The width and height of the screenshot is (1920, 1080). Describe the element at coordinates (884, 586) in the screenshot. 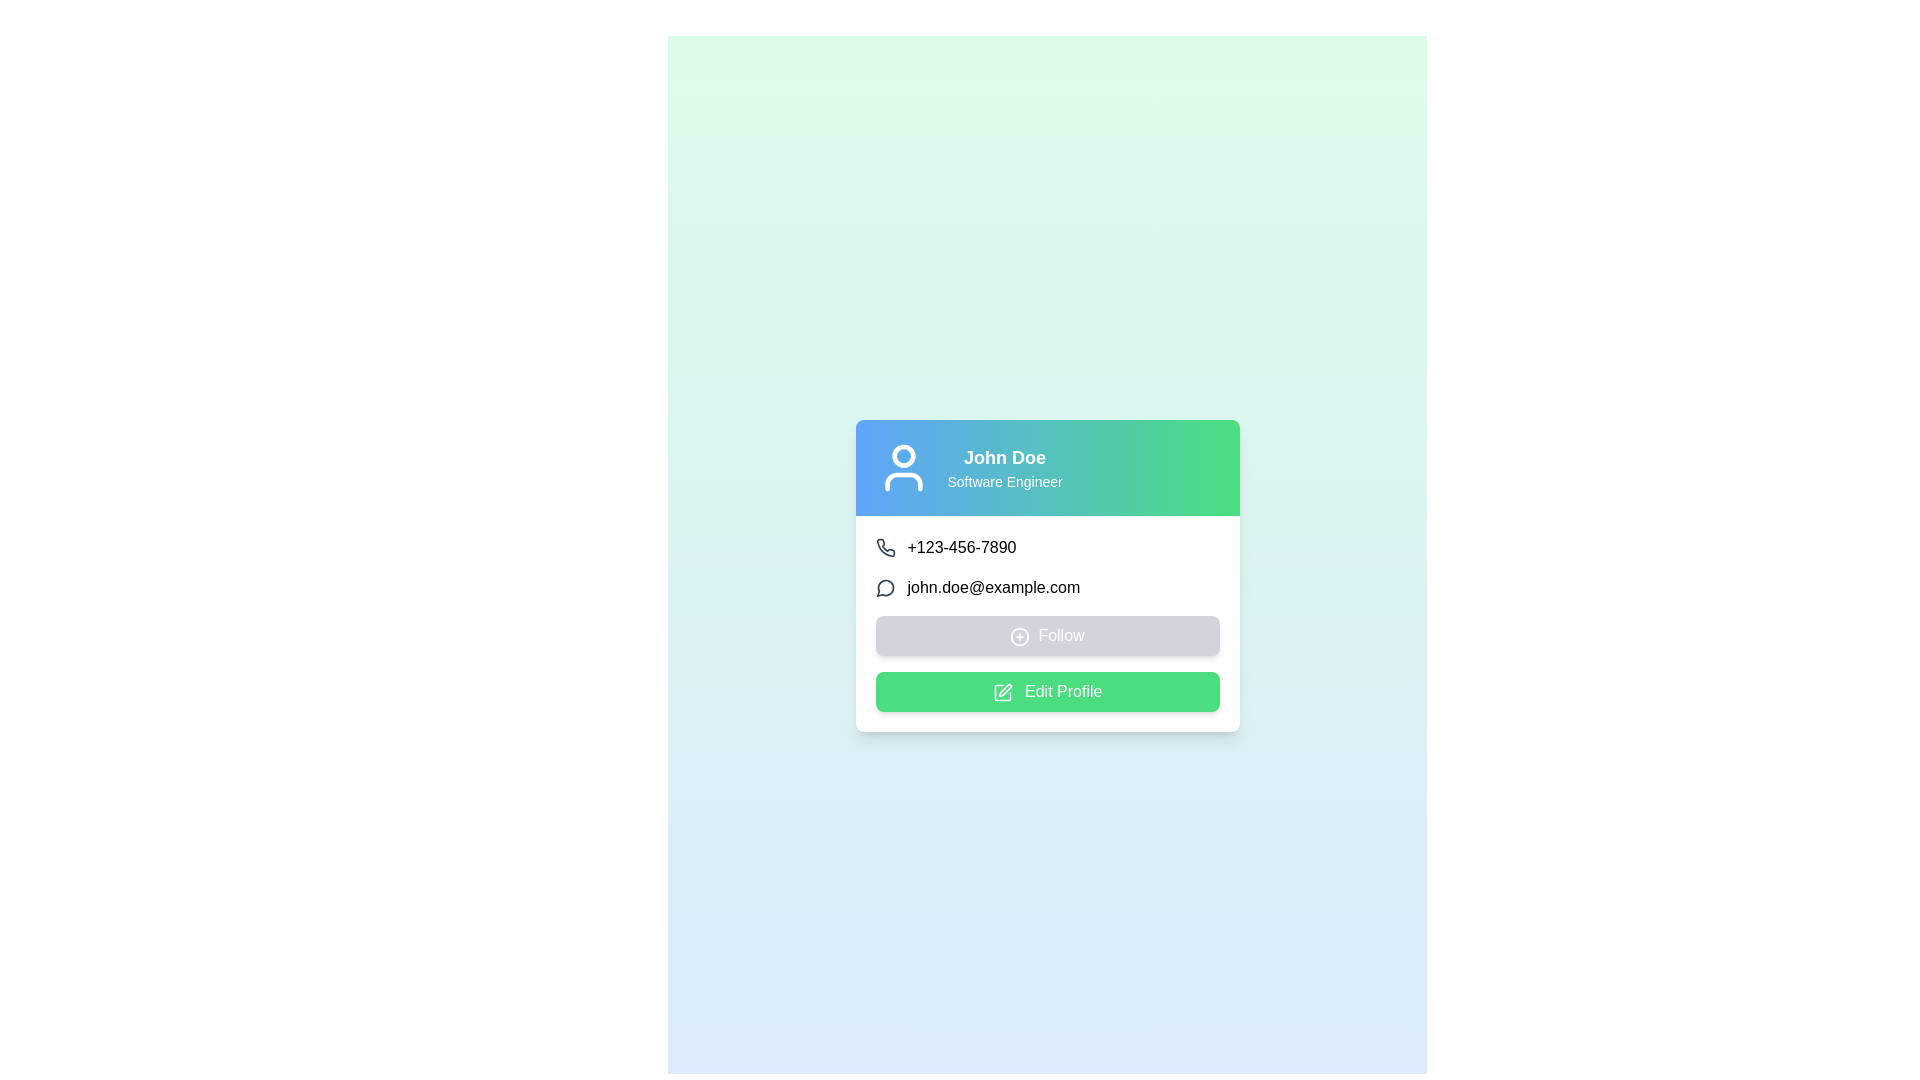

I see `the small circular icon resembling a speech bubble located to the left of 'john.doe@example.com'` at that location.